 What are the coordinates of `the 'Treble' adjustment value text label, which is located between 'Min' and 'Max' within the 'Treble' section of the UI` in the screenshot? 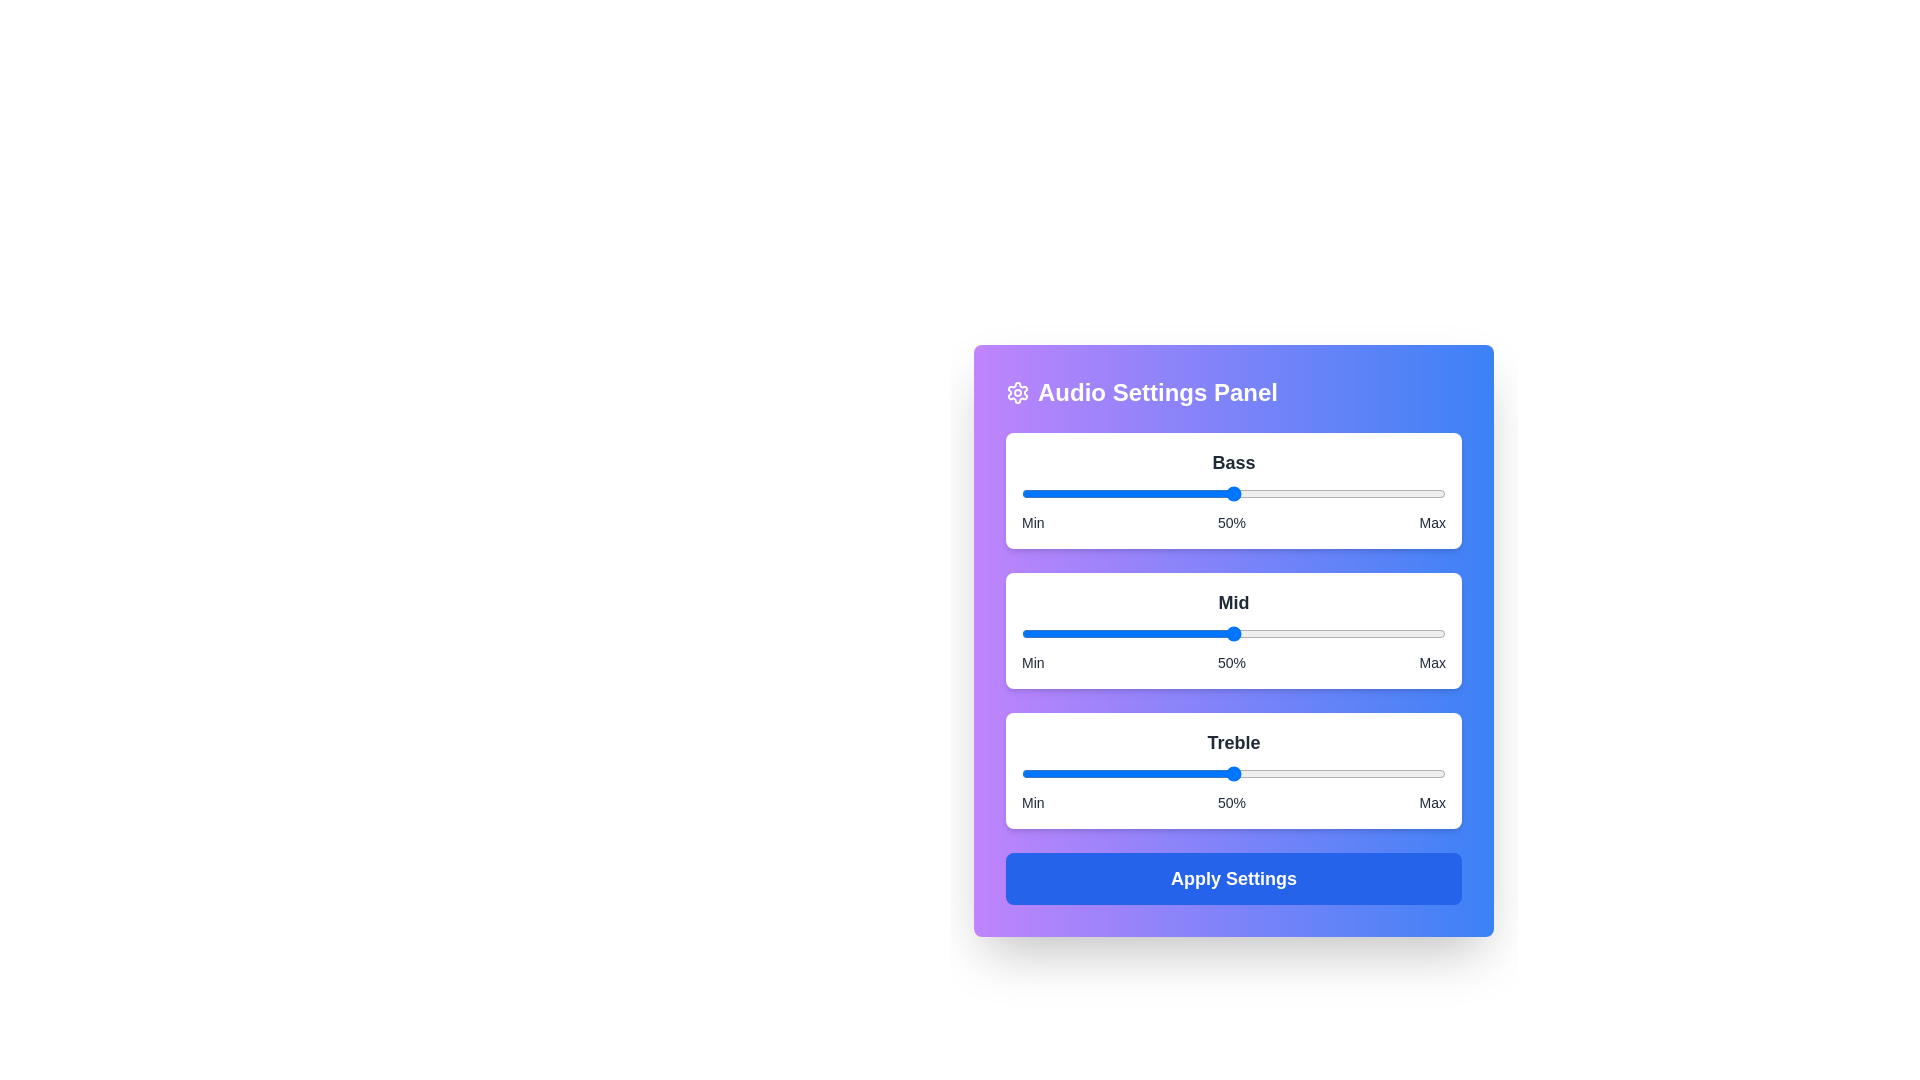 It's located at (1231, 801).